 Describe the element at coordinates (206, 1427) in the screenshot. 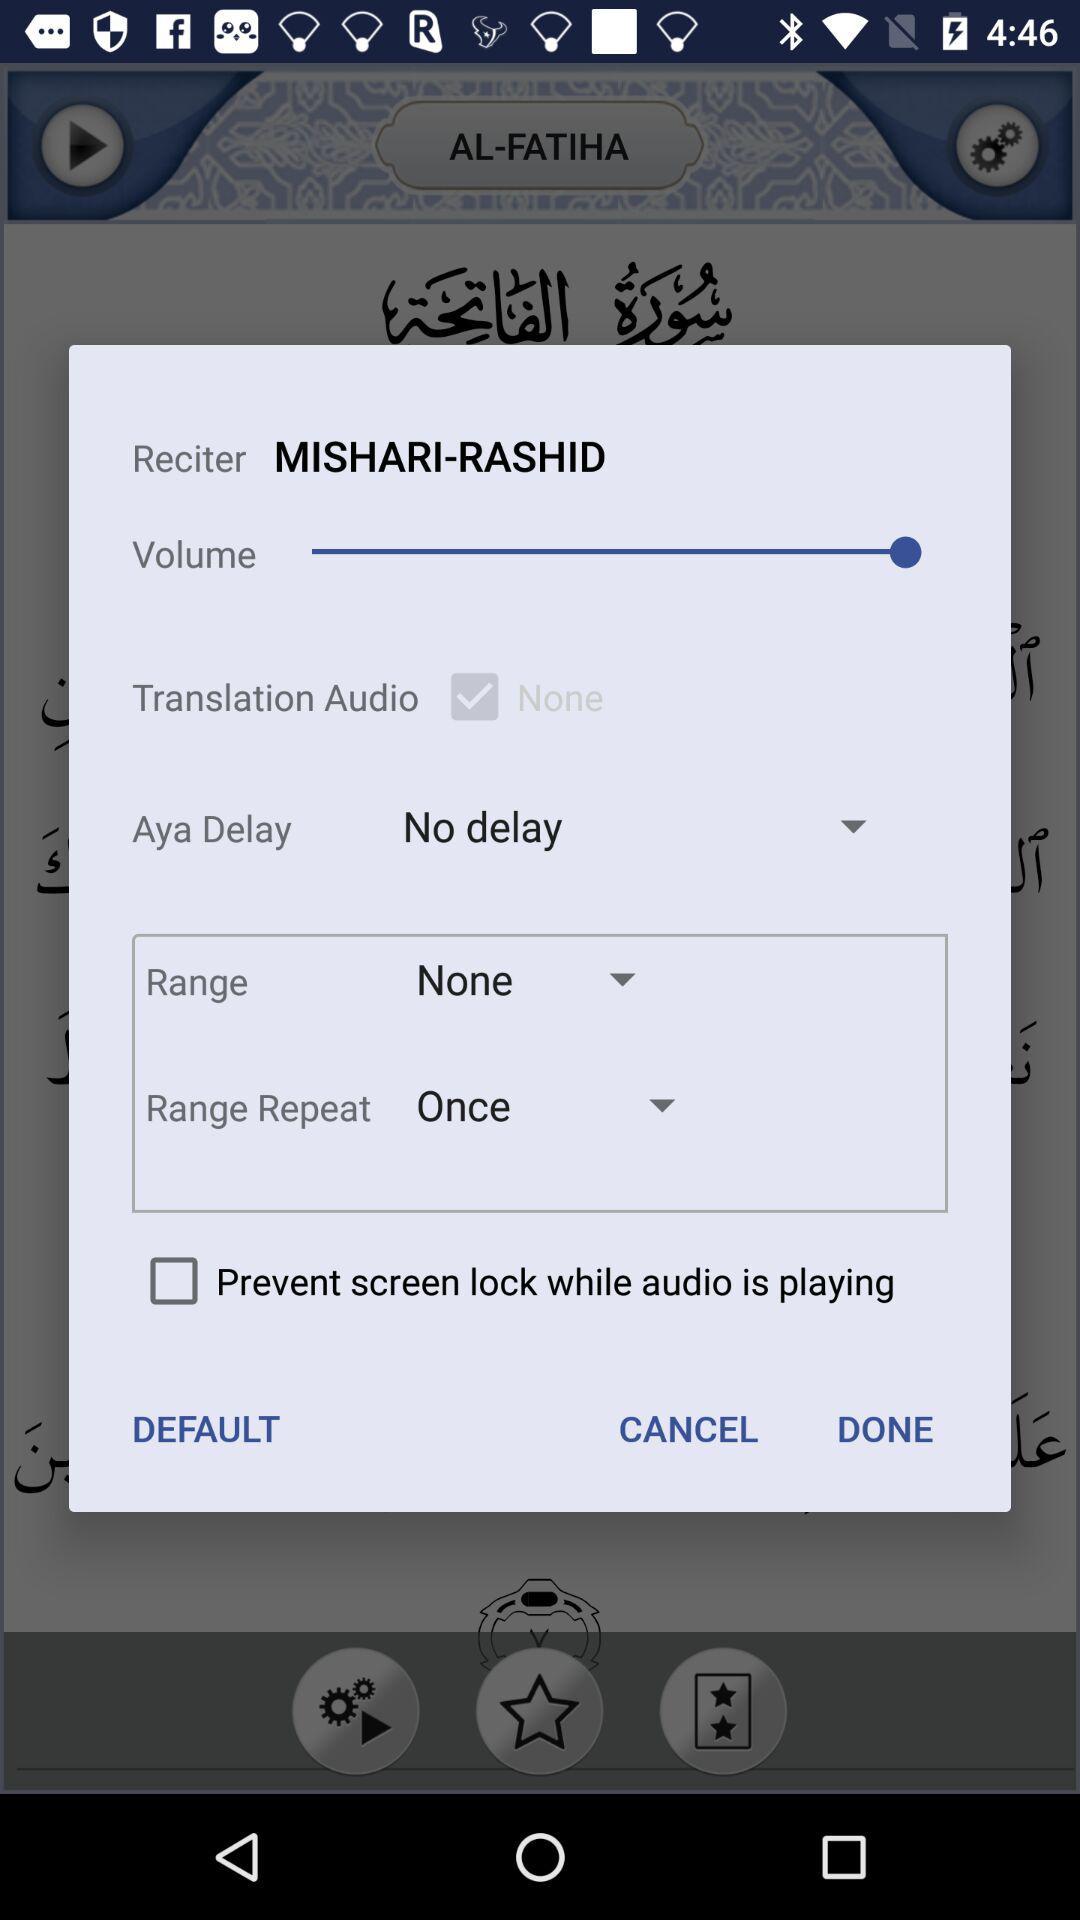

I see `the item at the bottom left corner` at that location.